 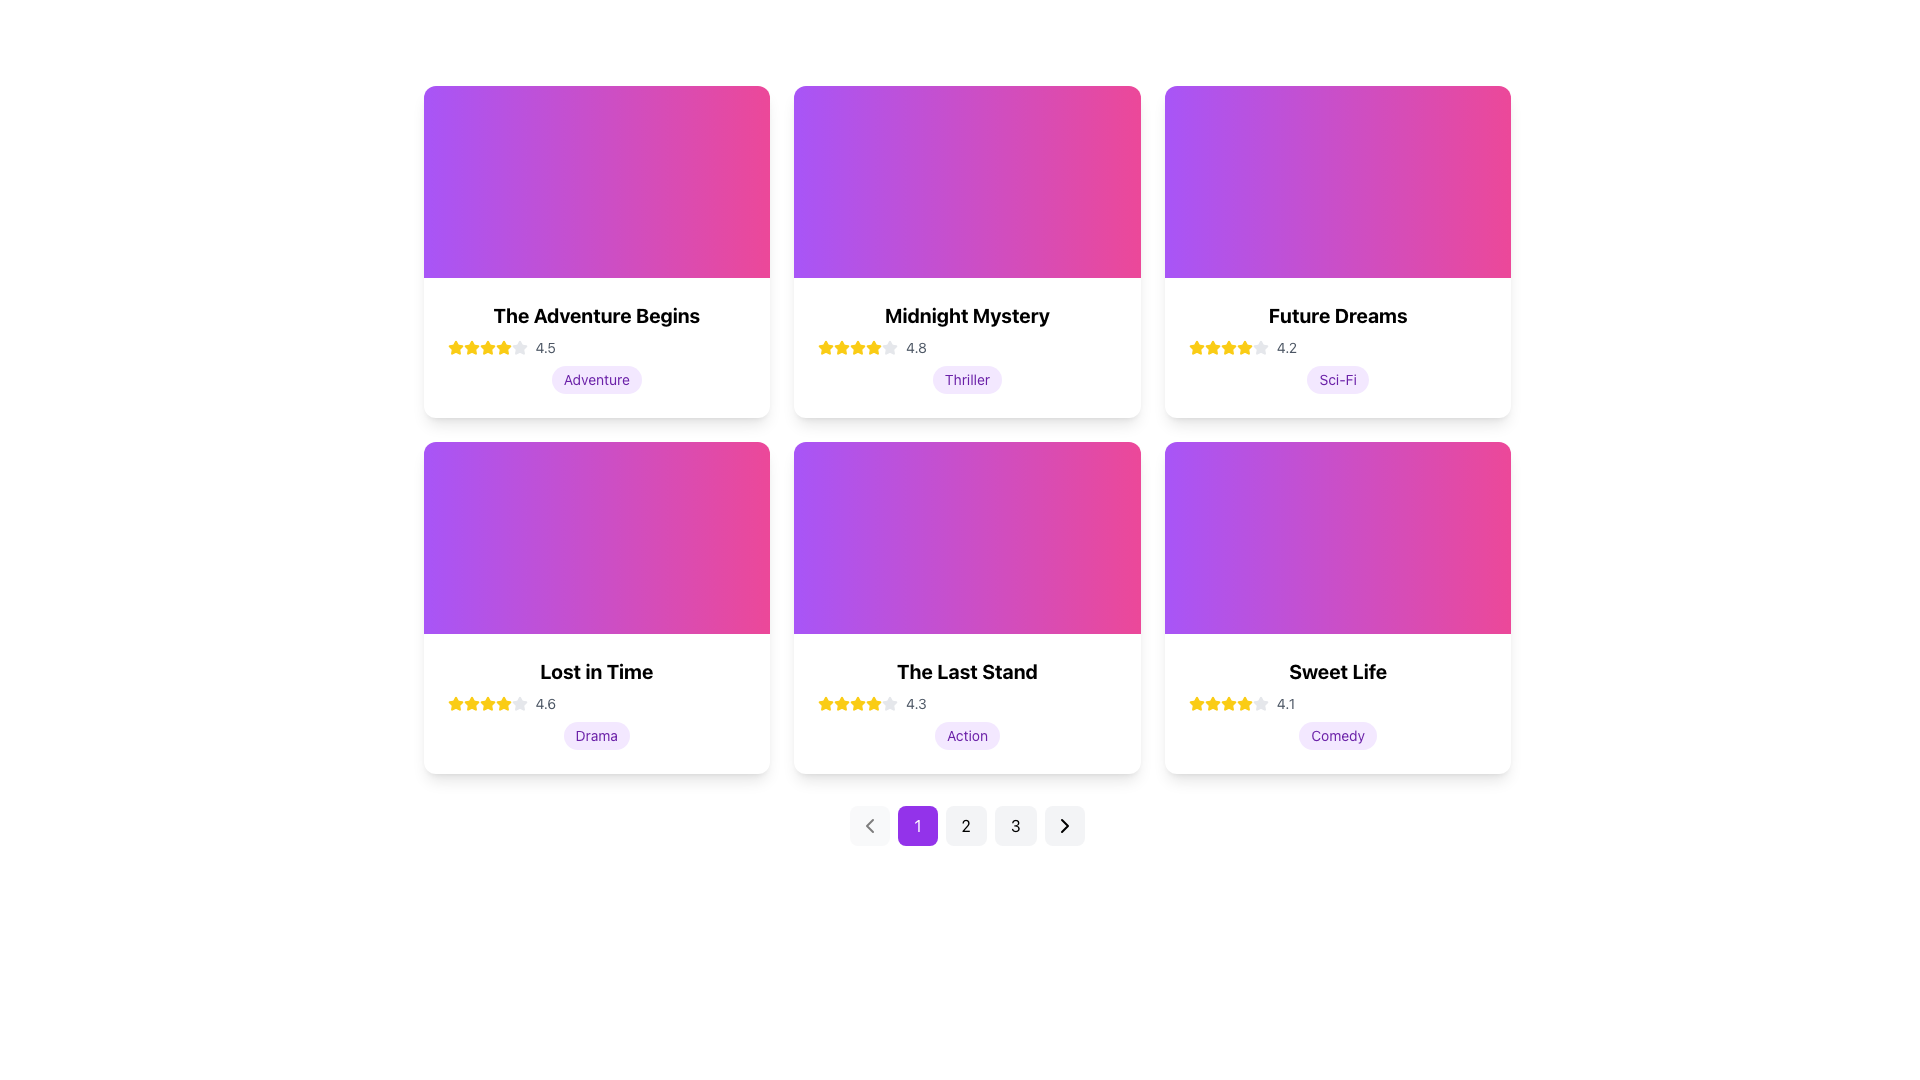 I want to click on the third star icon in the rating system for the movie 'The Last Stand', which is located centrally below the movie title and above the genre label, so click(x=858, y=702).